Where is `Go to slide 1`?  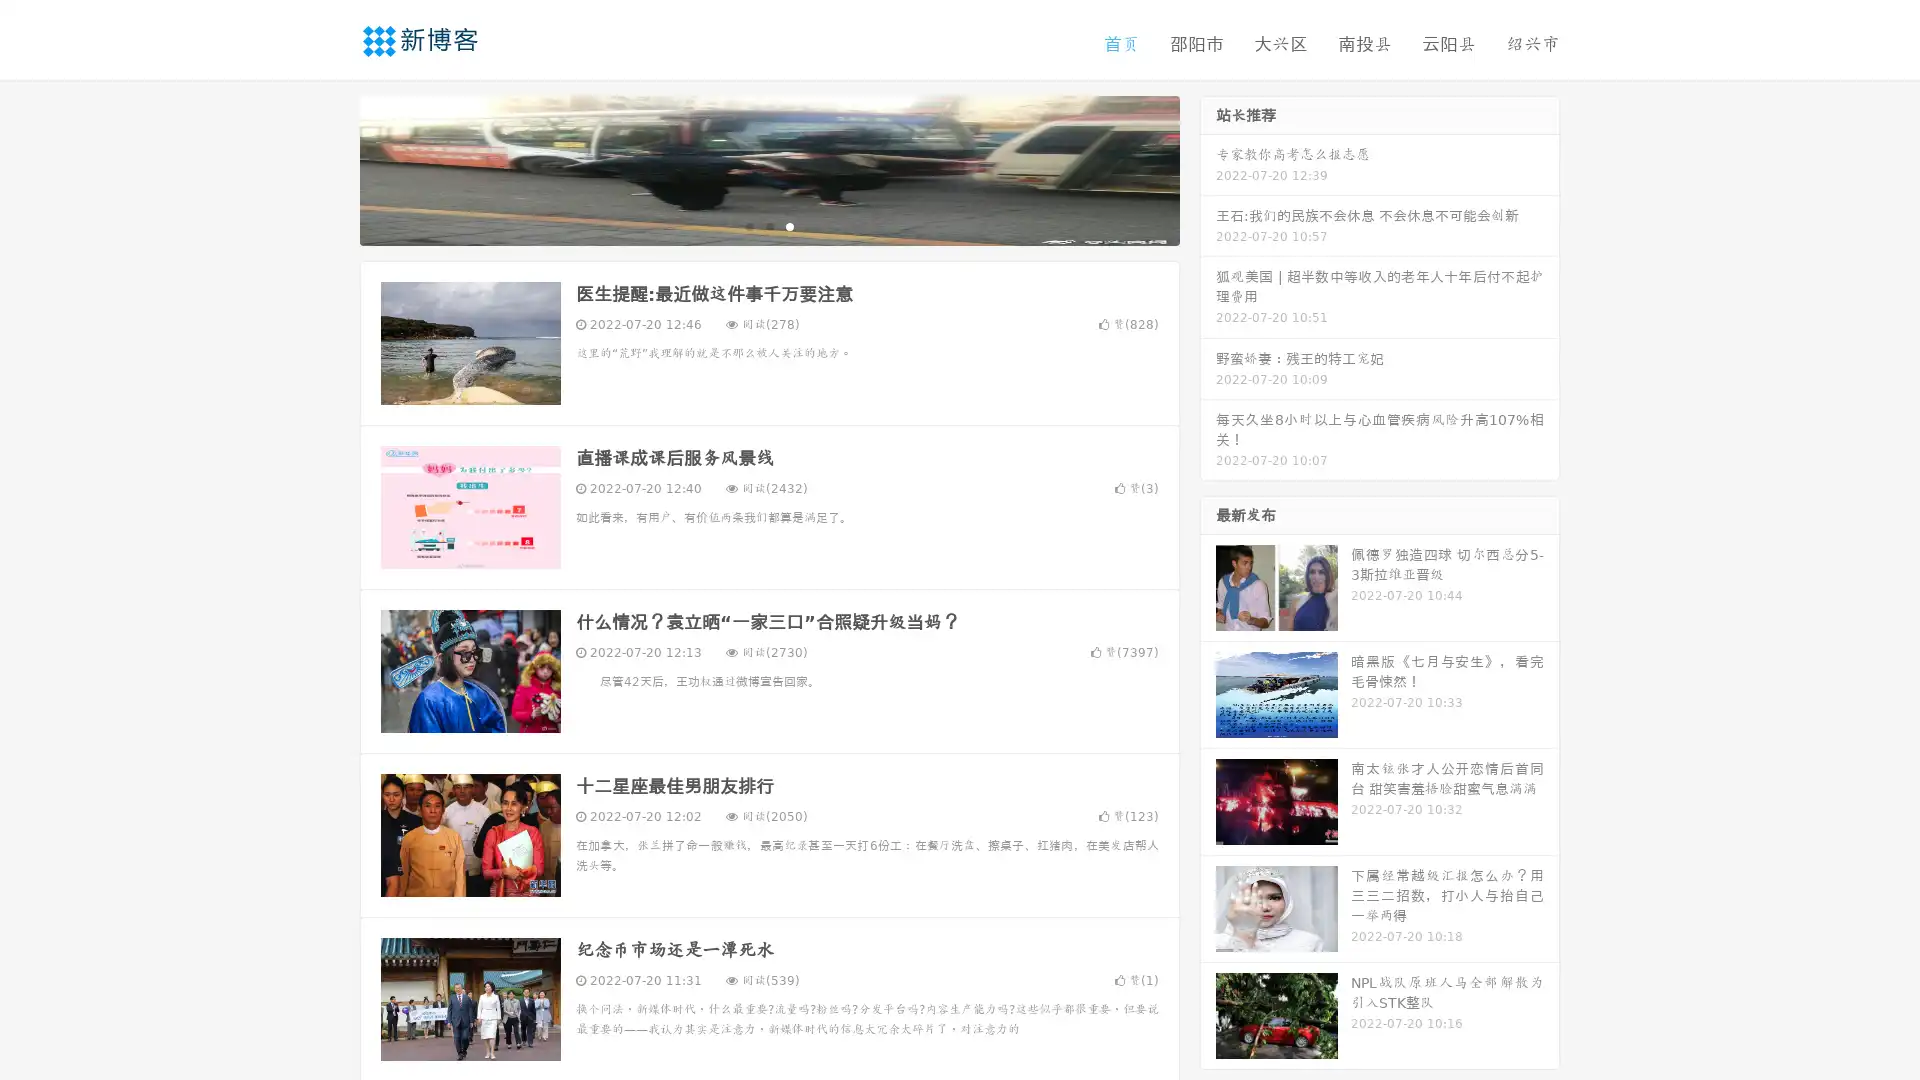 Go to slide 1 is located at coordinates (748, 225).